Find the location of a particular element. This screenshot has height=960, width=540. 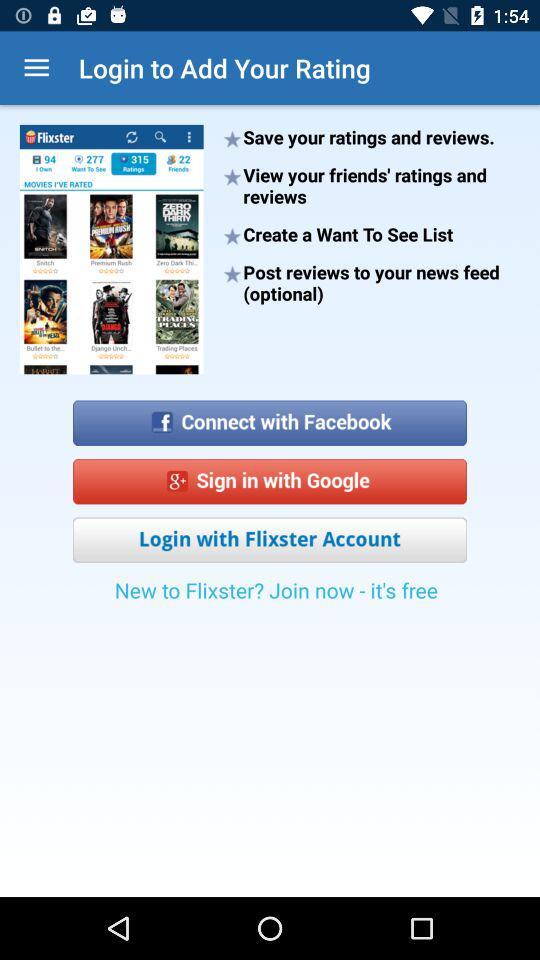

sign in button for google is located at coordinates (270, 480).